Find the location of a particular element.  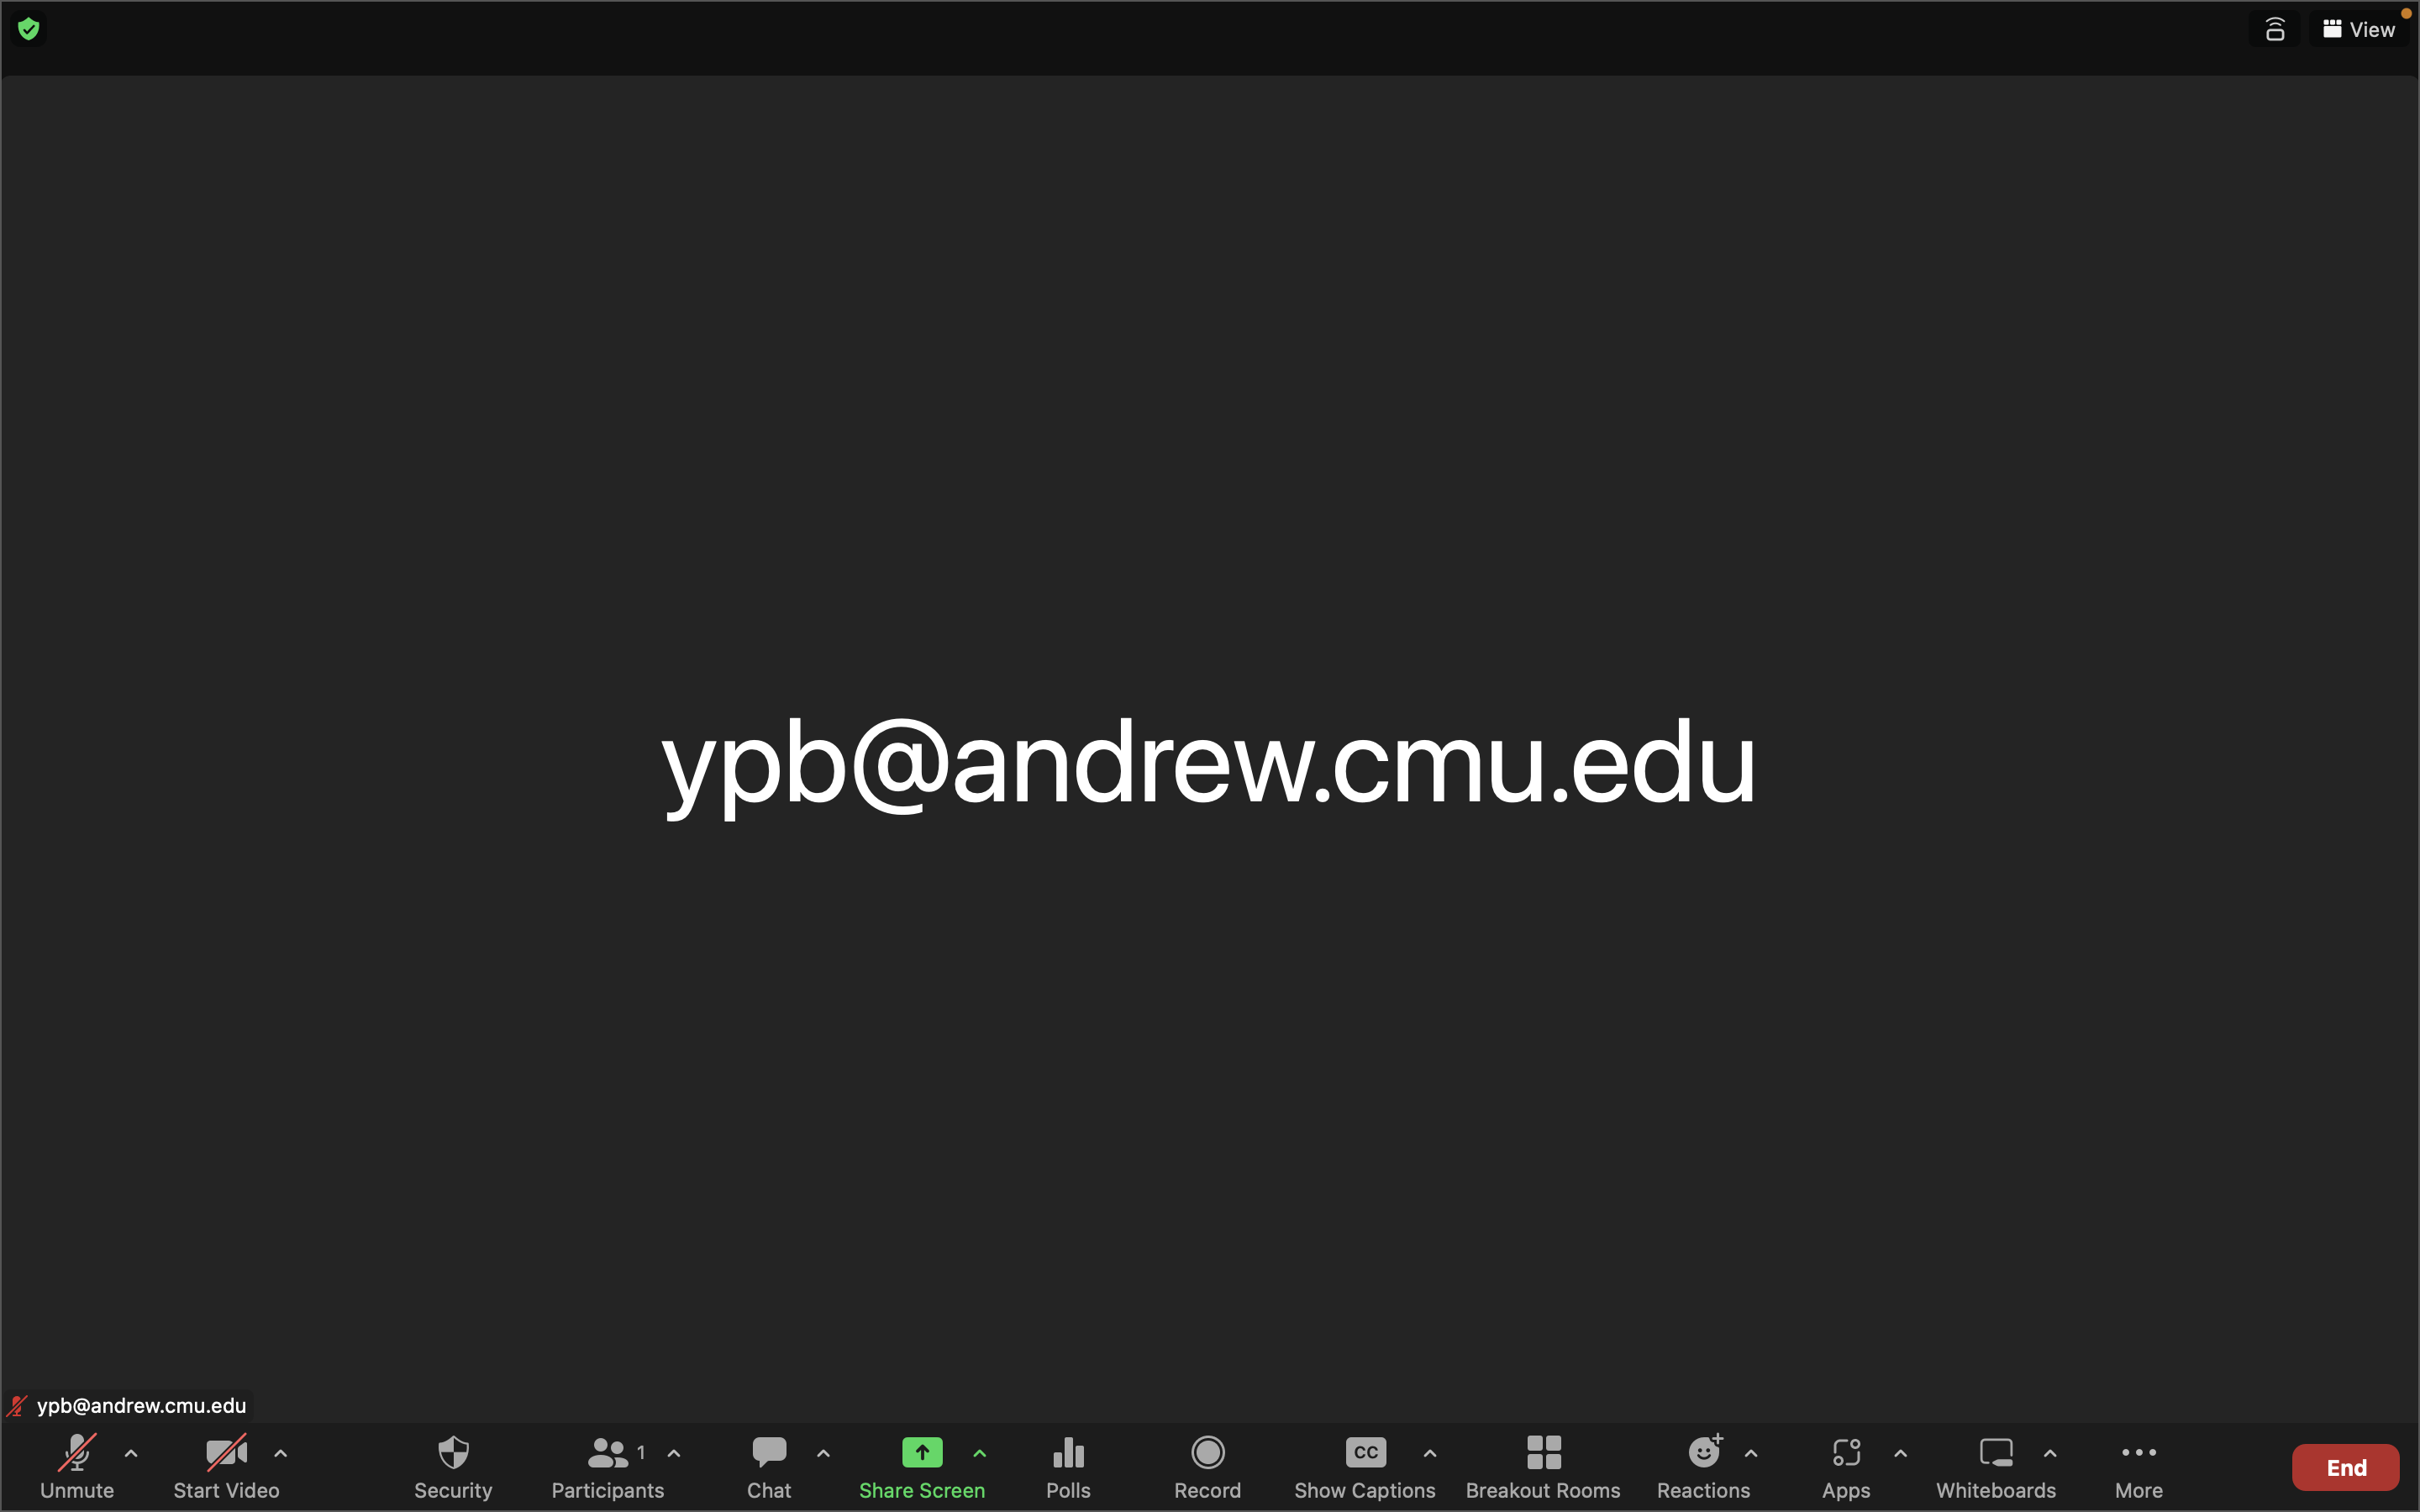

the share screen options is located at coordinates (979, 1456).